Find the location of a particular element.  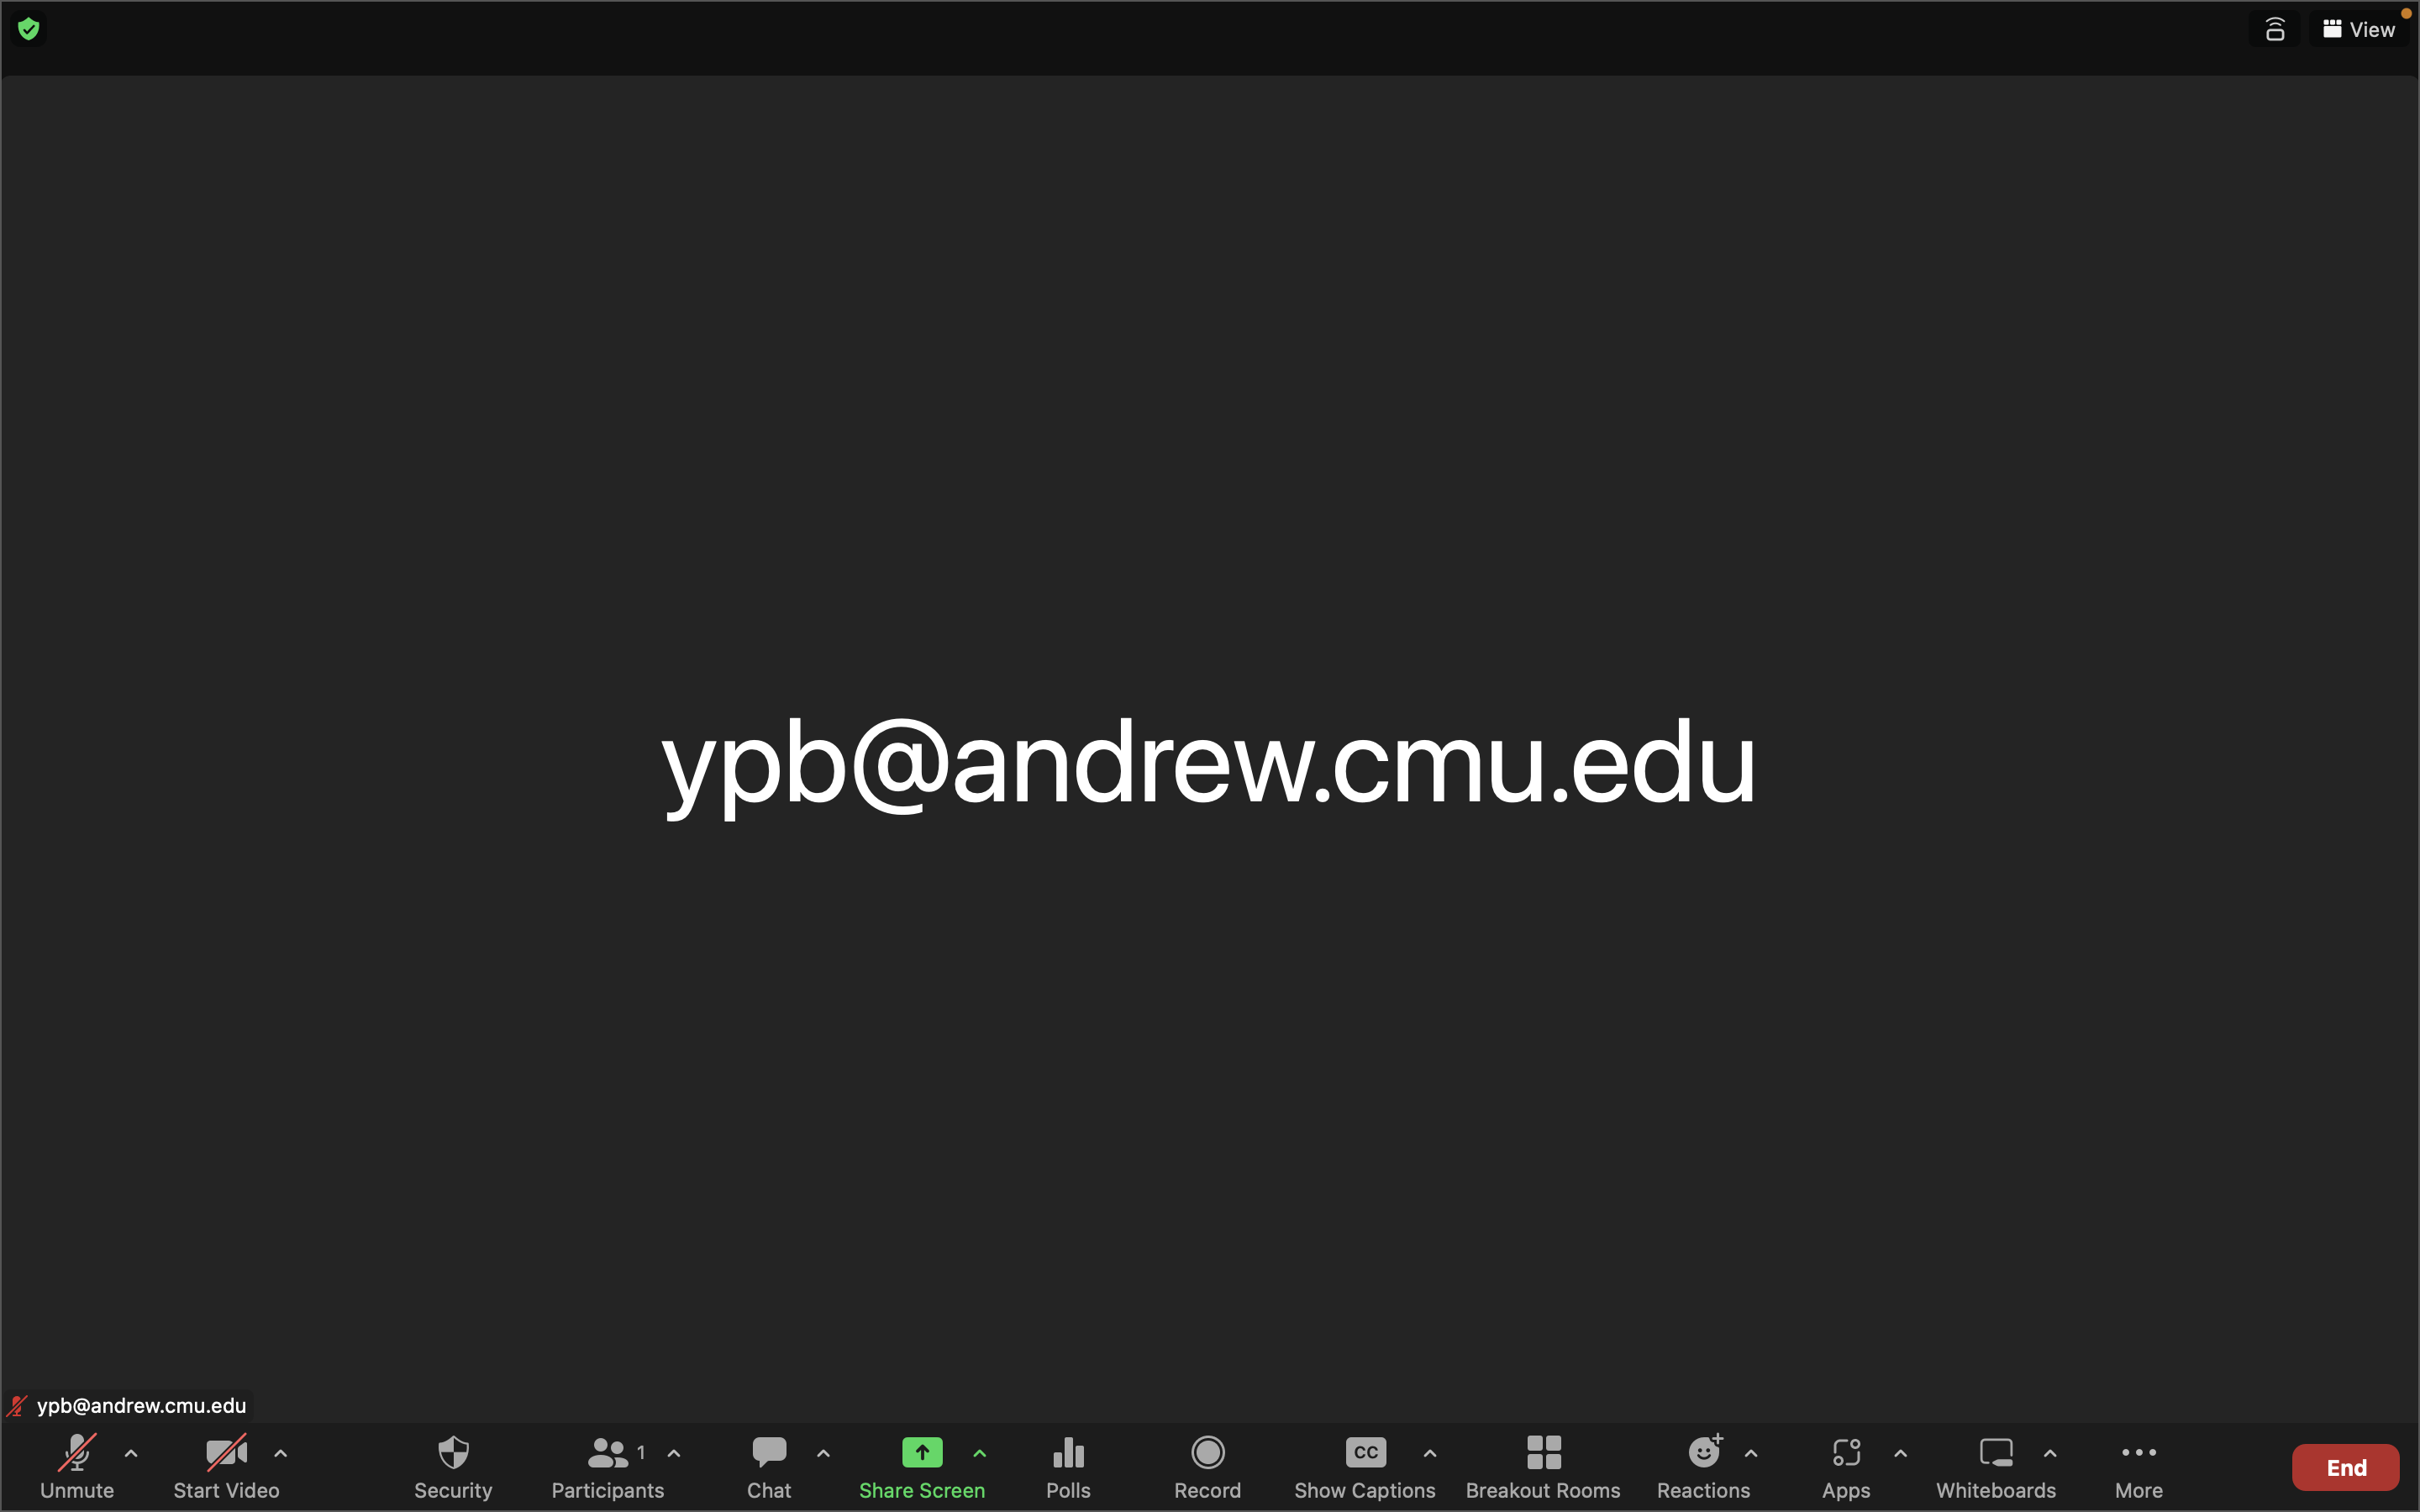

the share screen options is located at coordinates (979, 1456).